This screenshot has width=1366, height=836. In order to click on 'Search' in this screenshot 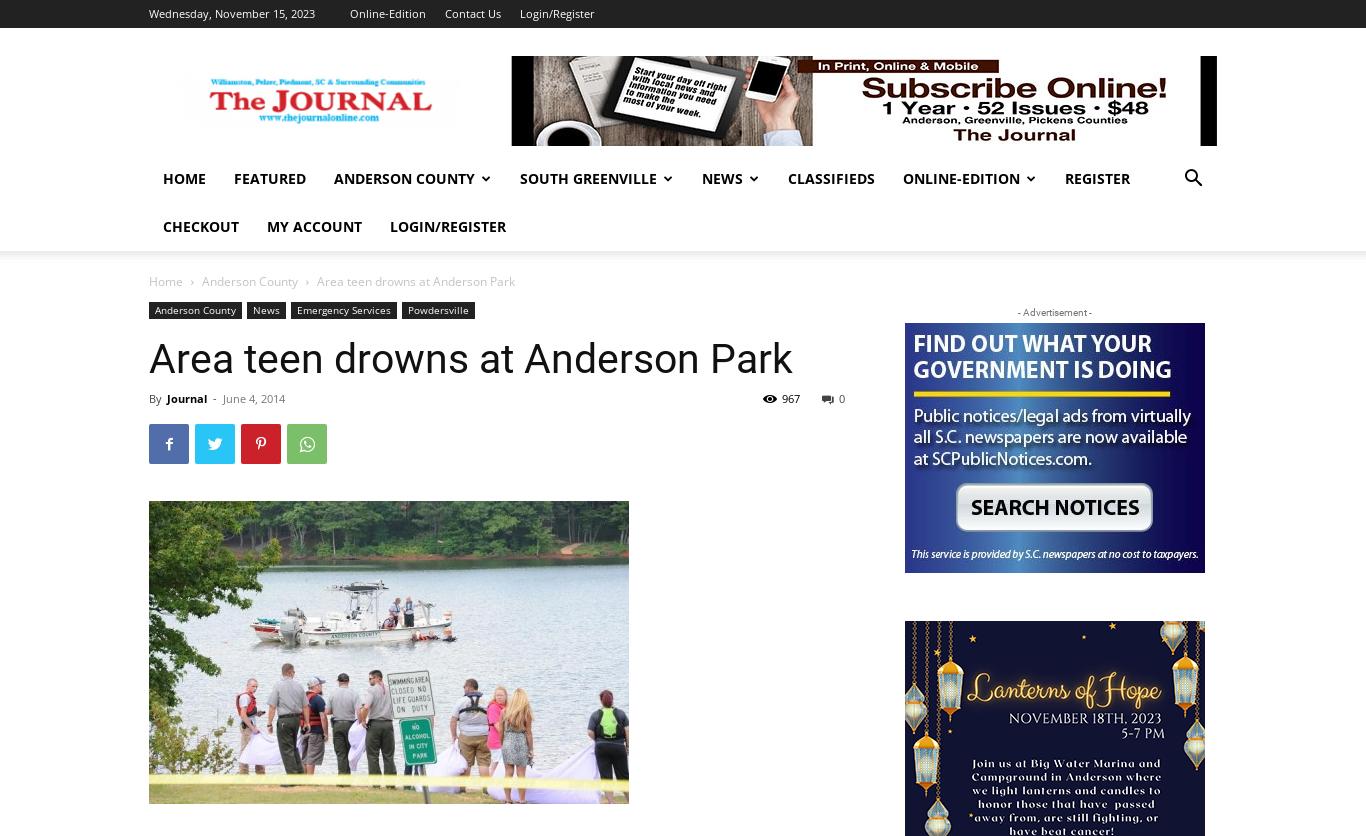, I will do `click(681, 100)`.